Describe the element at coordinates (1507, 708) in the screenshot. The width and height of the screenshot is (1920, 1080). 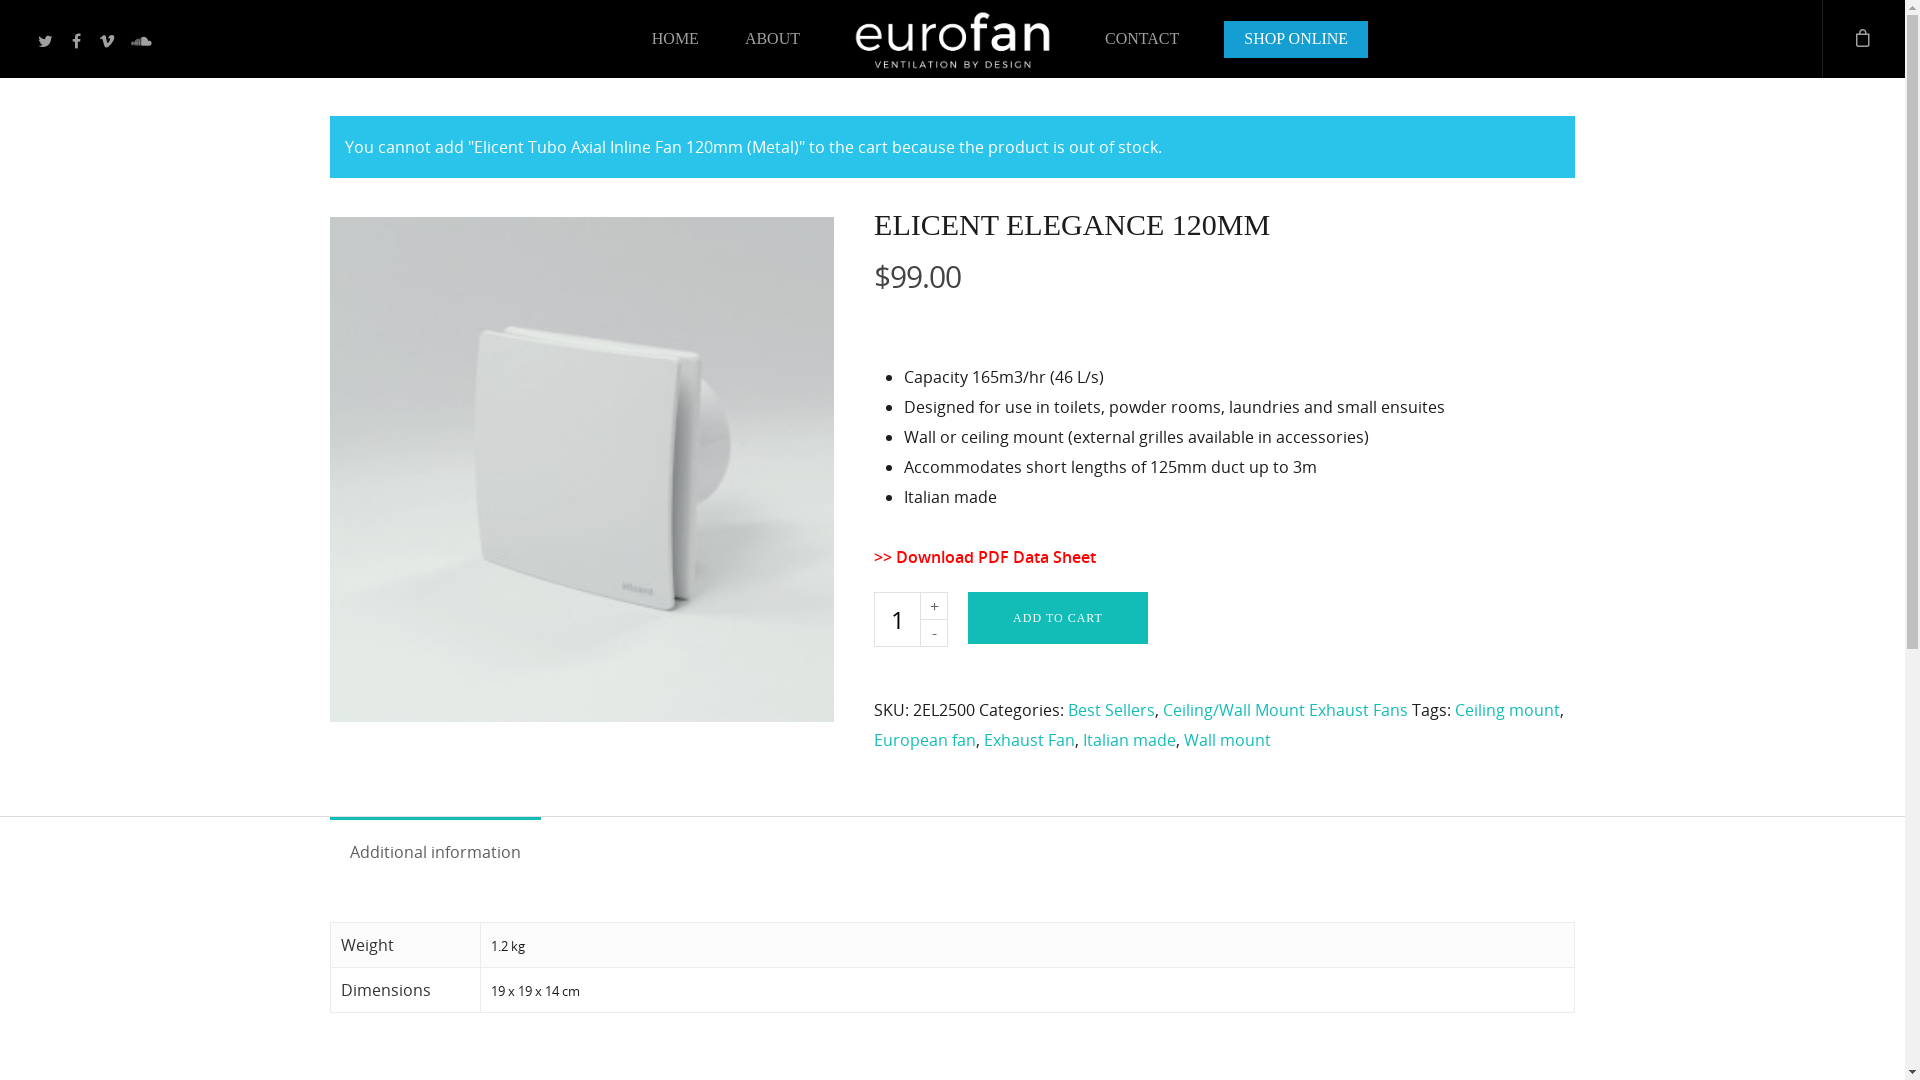
I see `'Ceiling mount'` at that location.